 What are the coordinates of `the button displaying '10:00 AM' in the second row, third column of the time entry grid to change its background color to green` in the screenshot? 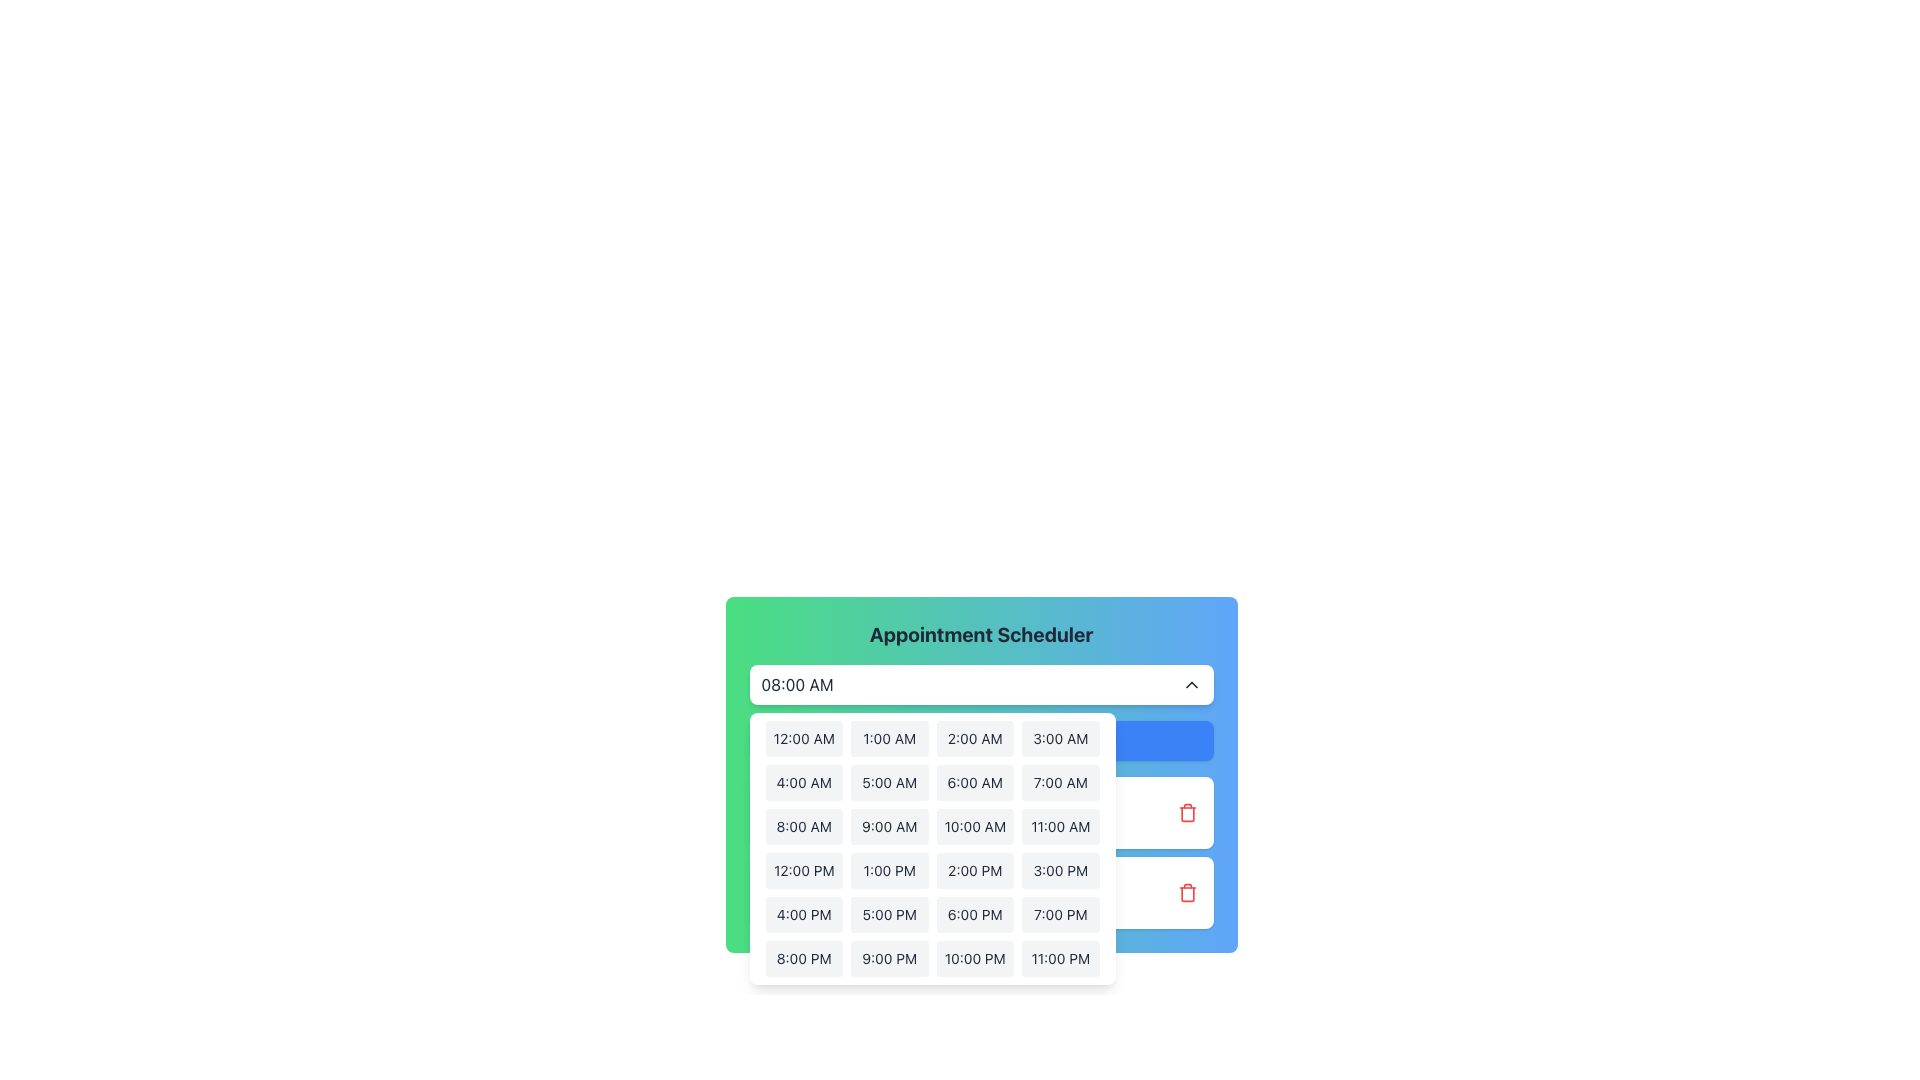 It's located at (975, 826).